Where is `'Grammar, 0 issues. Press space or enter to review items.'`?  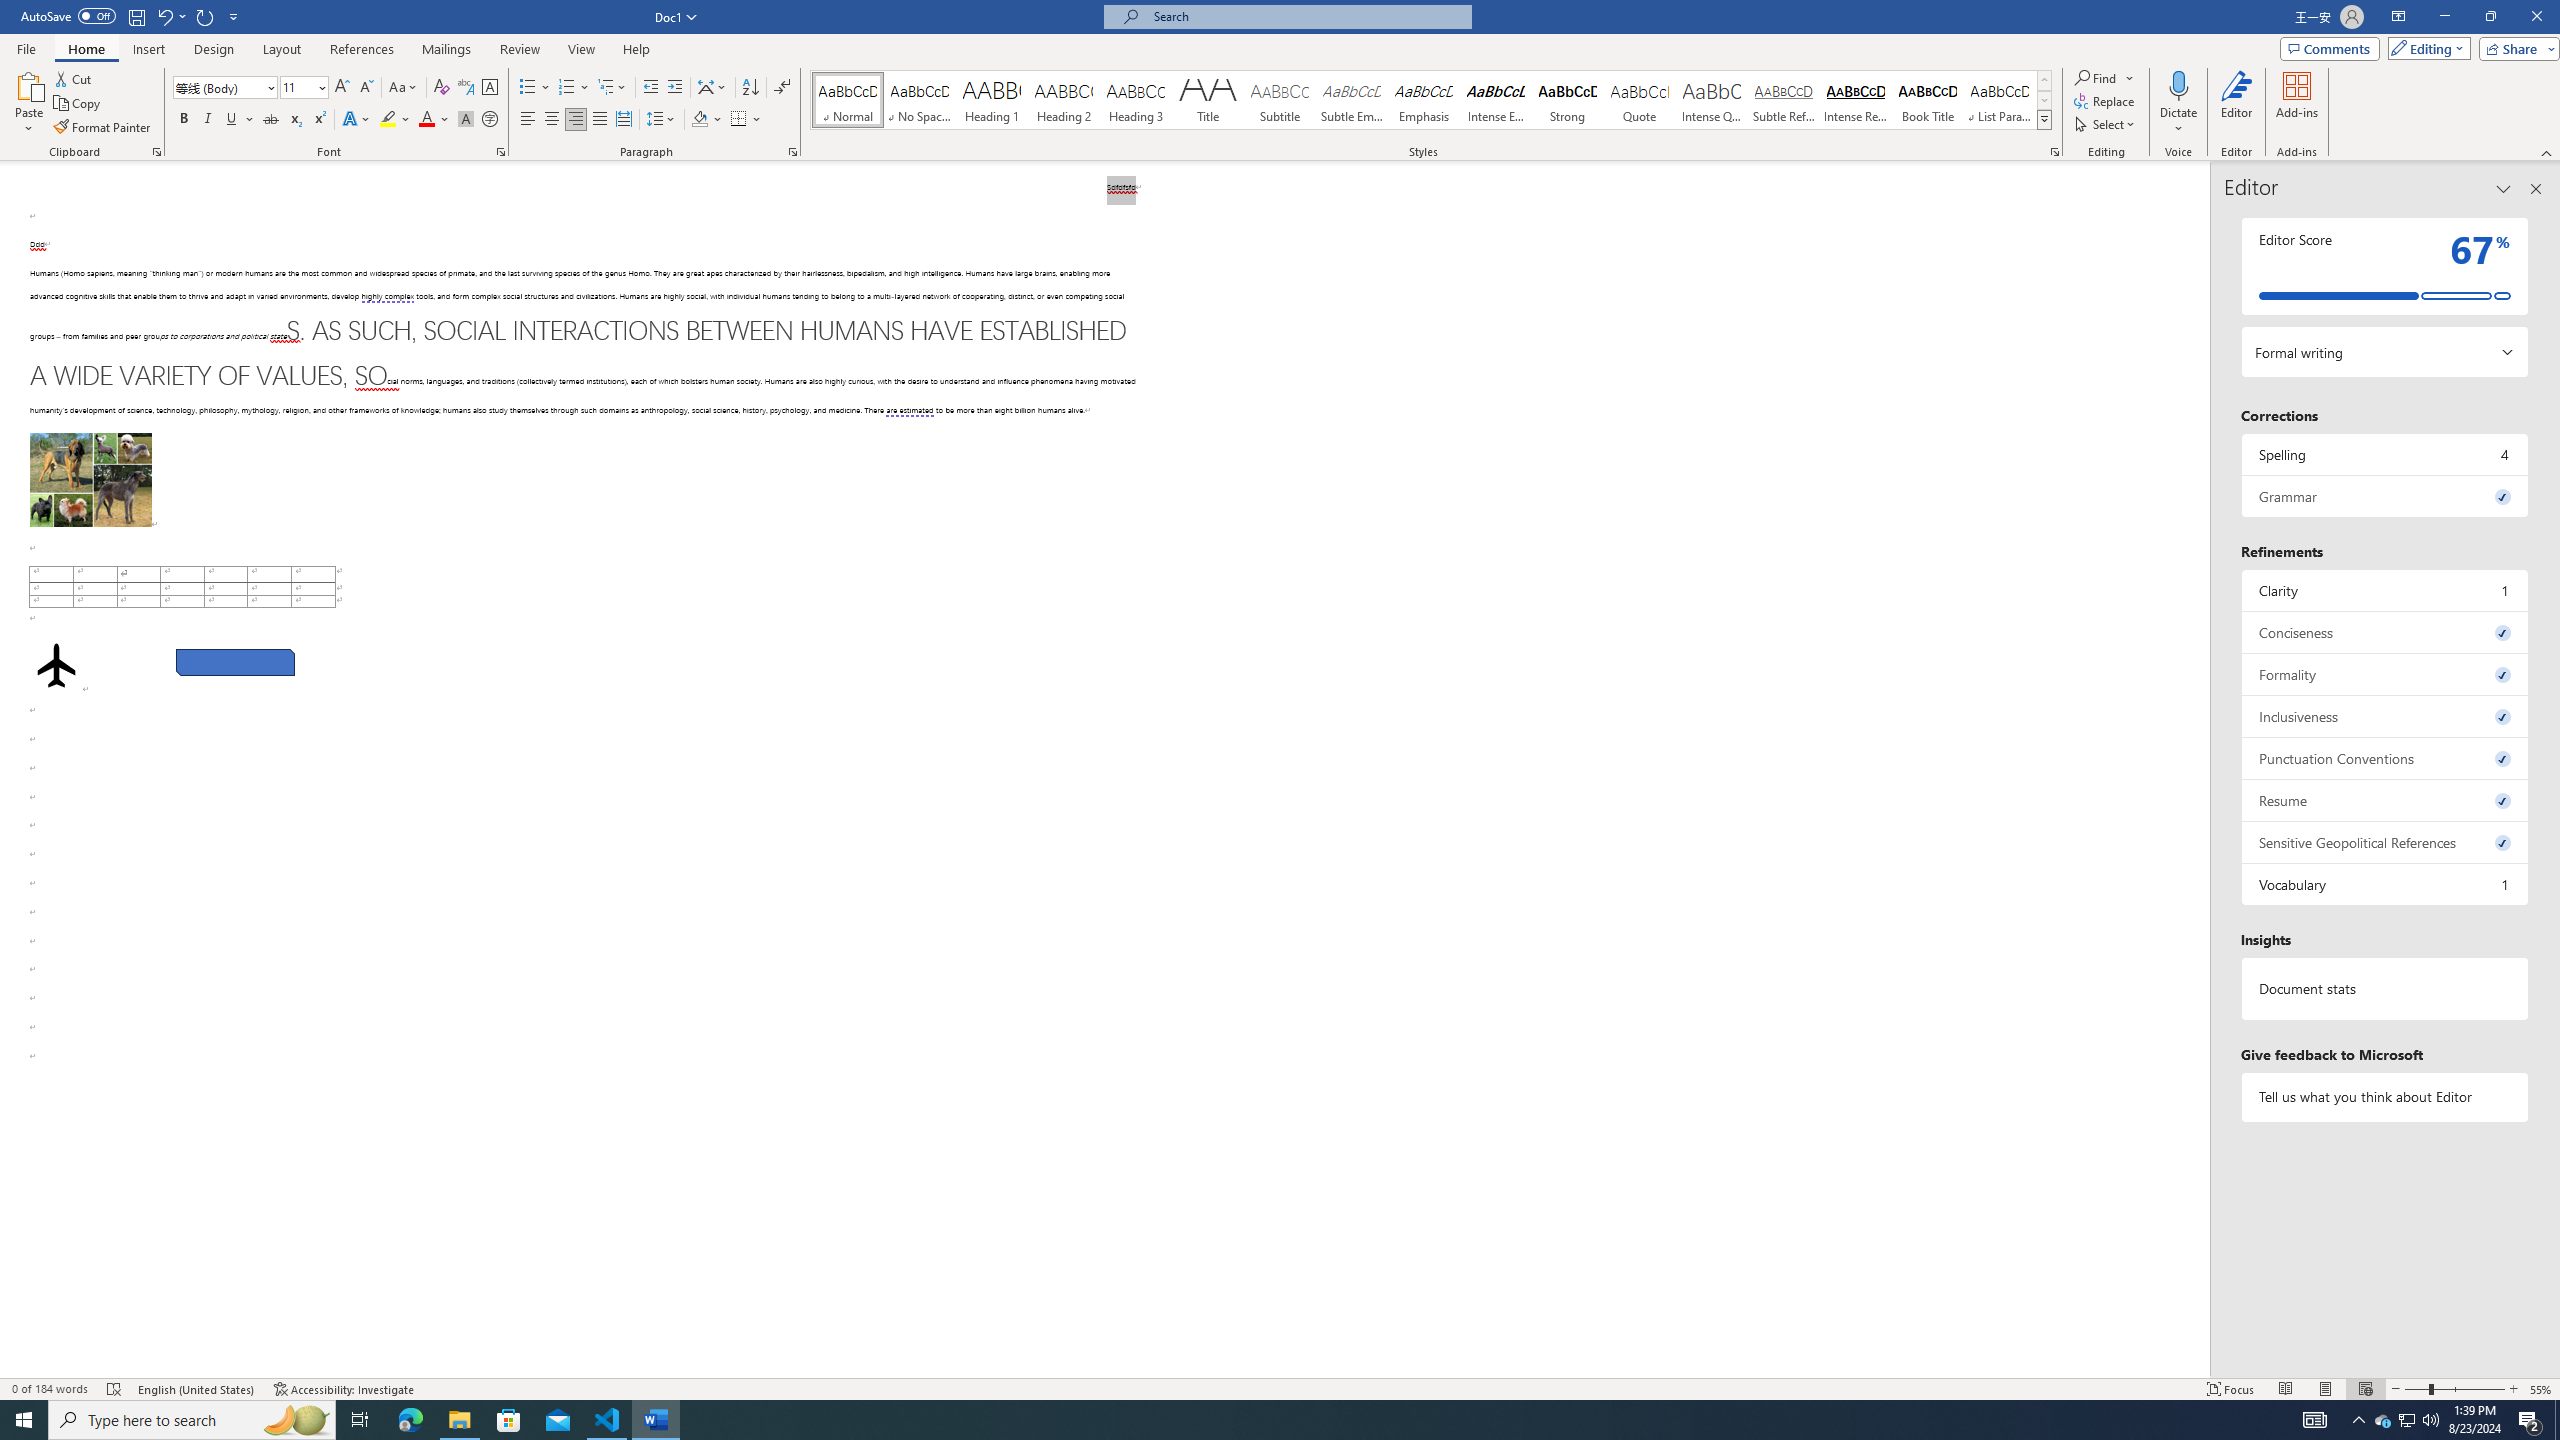 'Grammar, 0 issues. Press space or enter to review items.' is located at coordinates (2384, 495).